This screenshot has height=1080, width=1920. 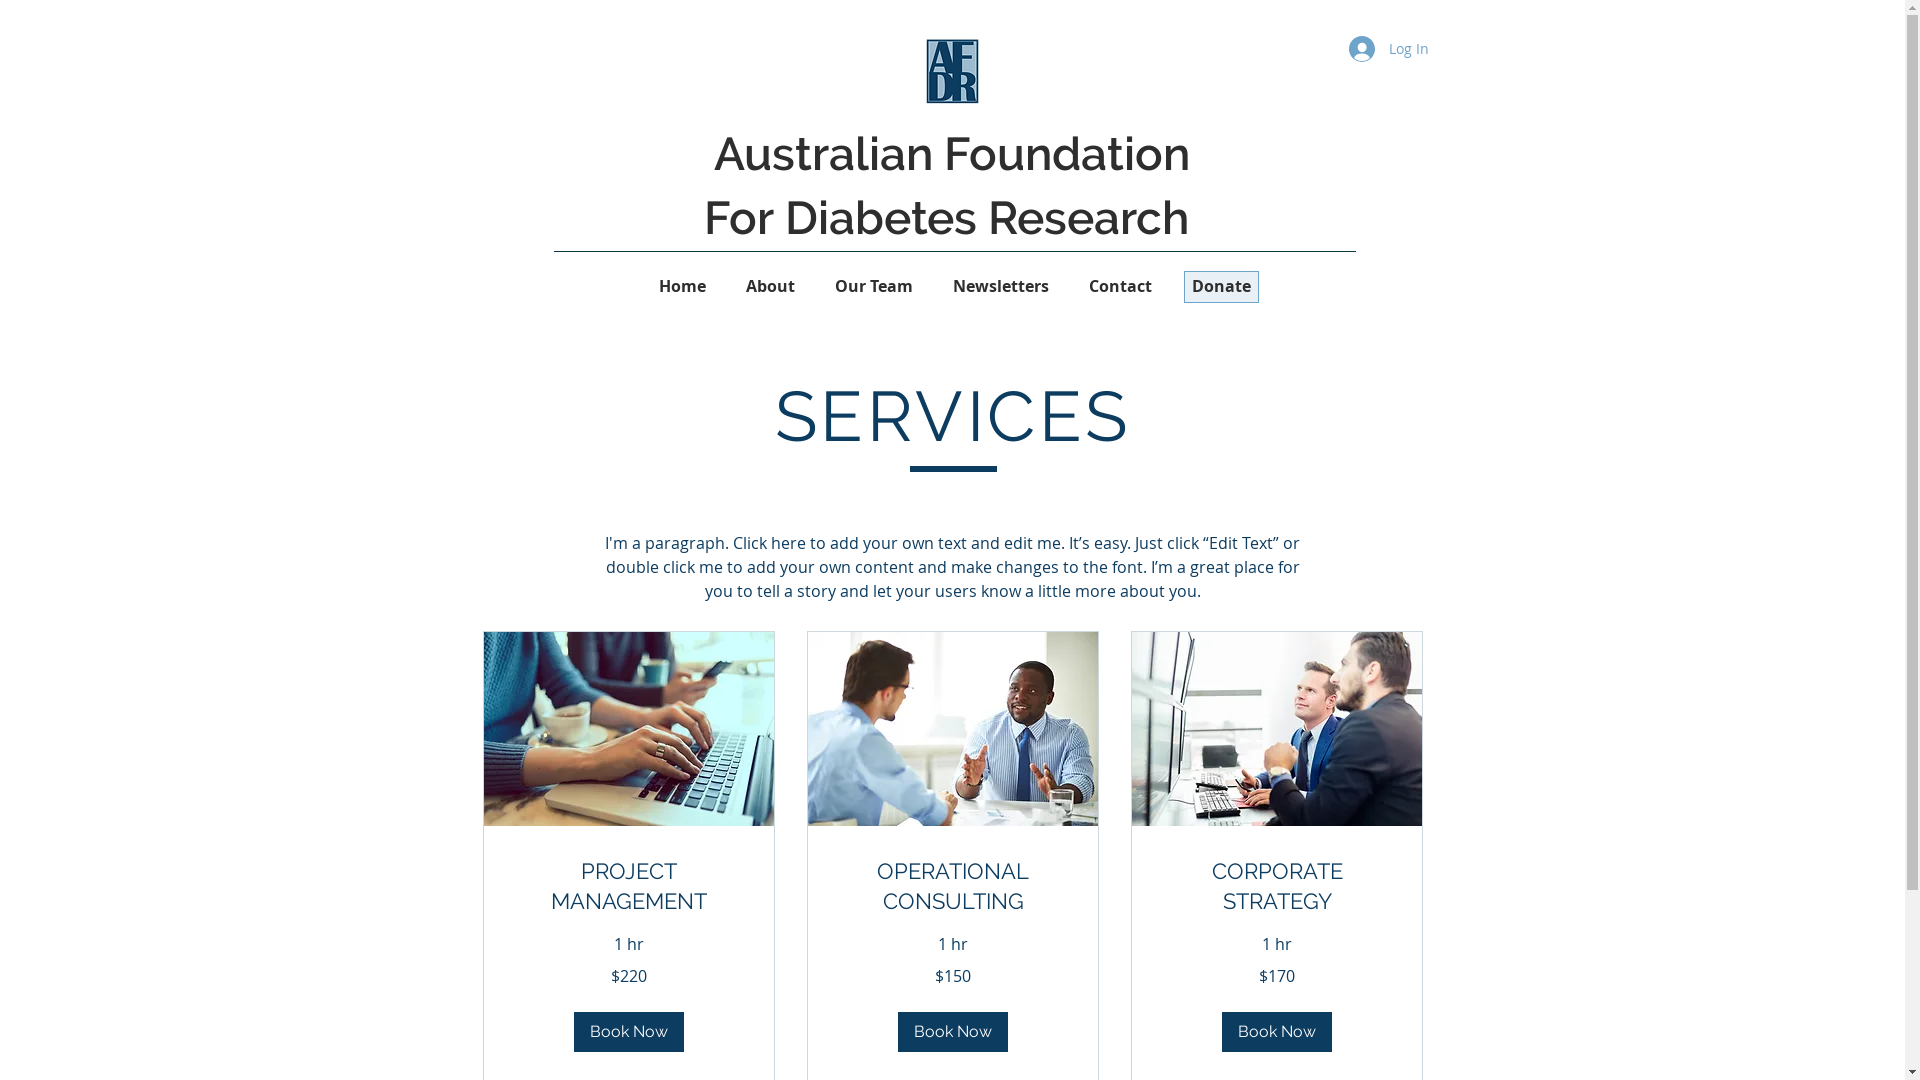 I want to click on 'Log In', so click(x=1386, y=48).